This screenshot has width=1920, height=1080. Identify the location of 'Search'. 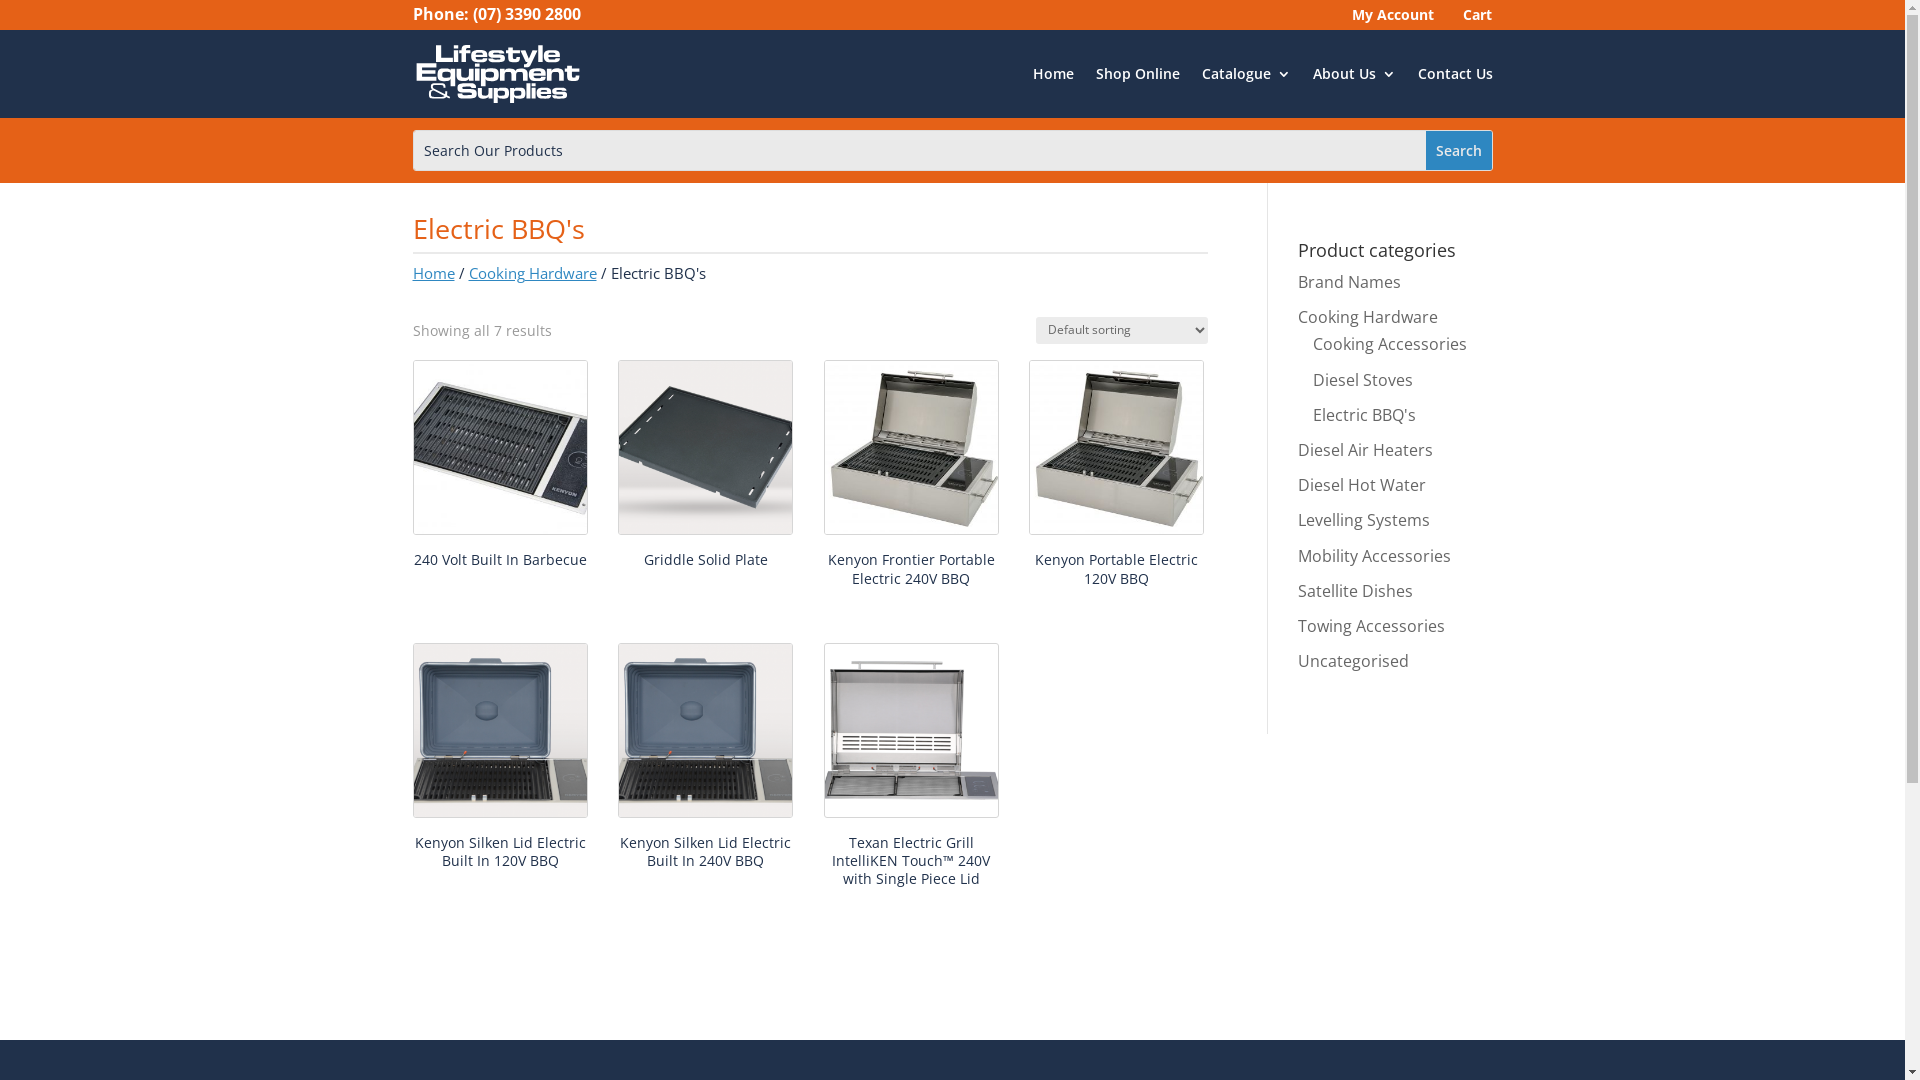
(1424, 149).